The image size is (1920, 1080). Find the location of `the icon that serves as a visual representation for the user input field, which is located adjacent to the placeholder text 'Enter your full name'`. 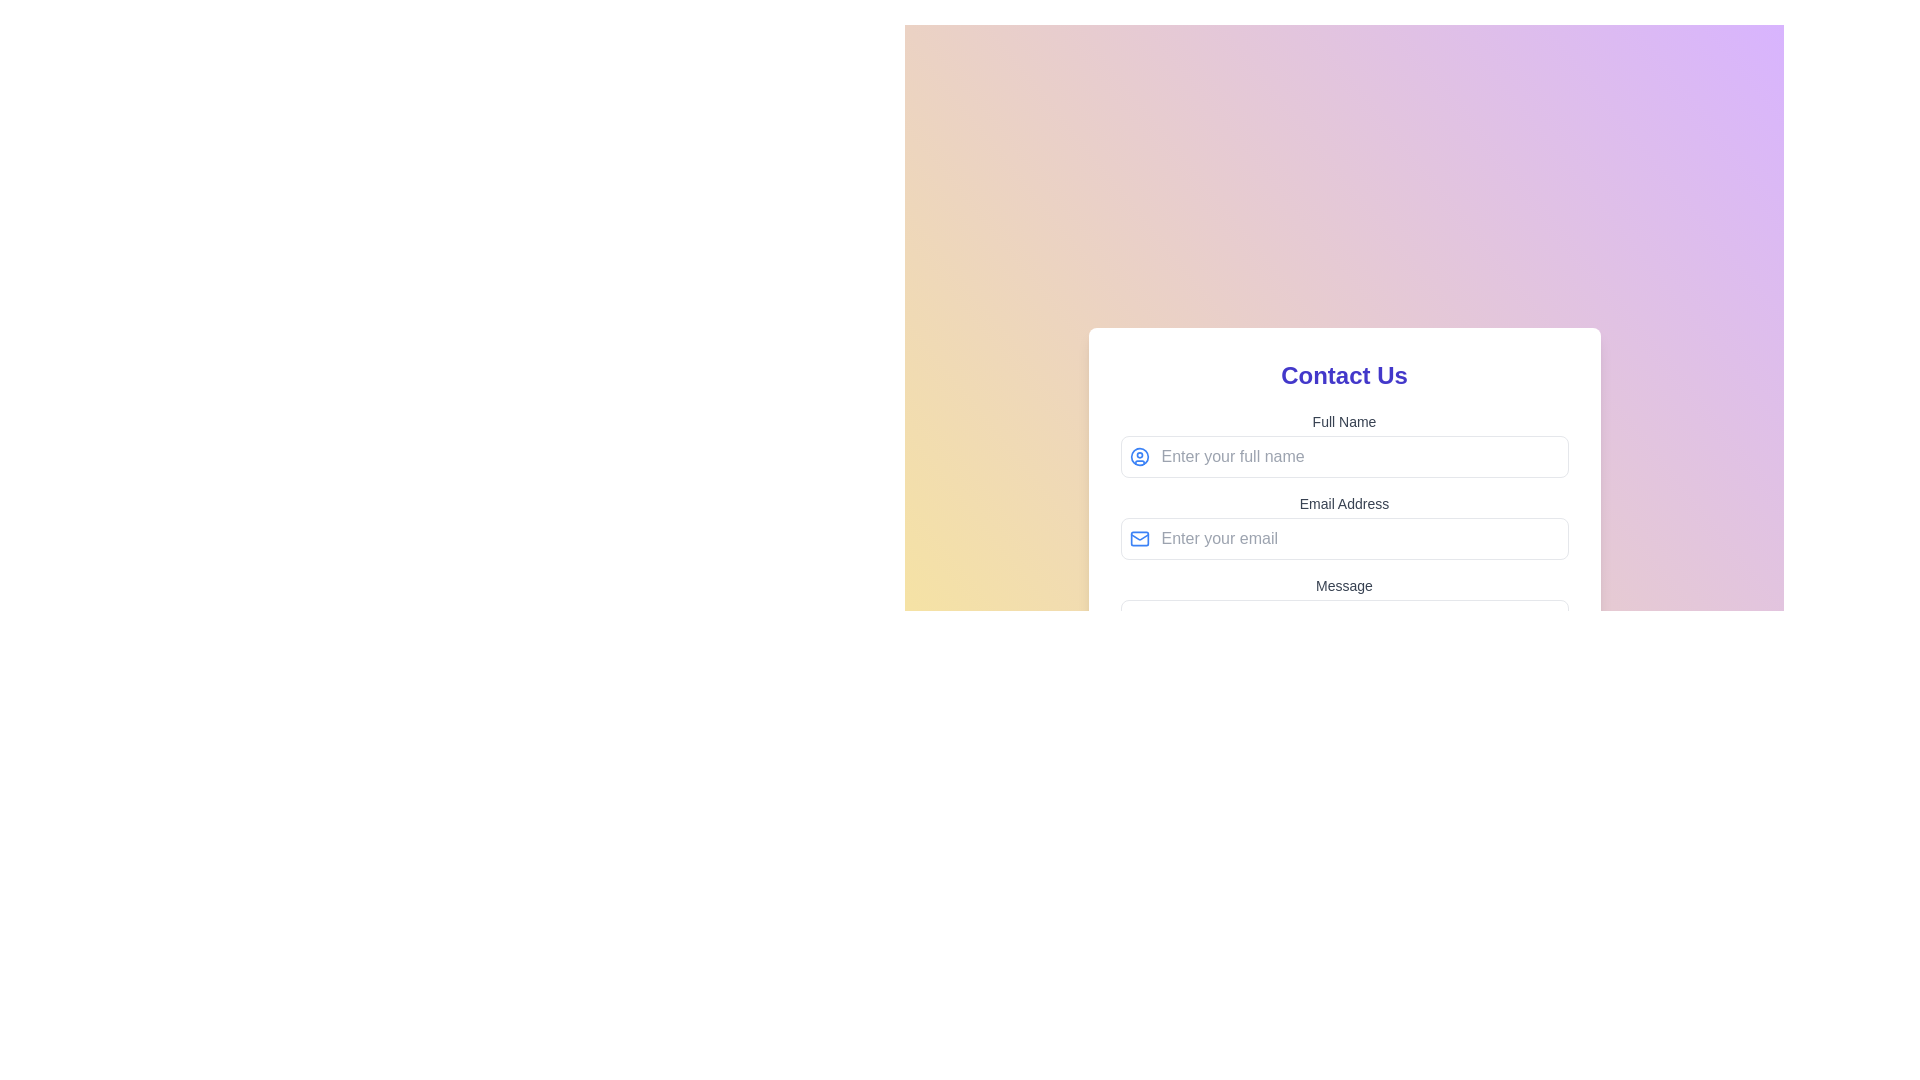

the icon that serves as a visual representation for the user input field, which is located adjacent to the placeholder text 'Enter your full name' is located at coordinates (1139, 456).